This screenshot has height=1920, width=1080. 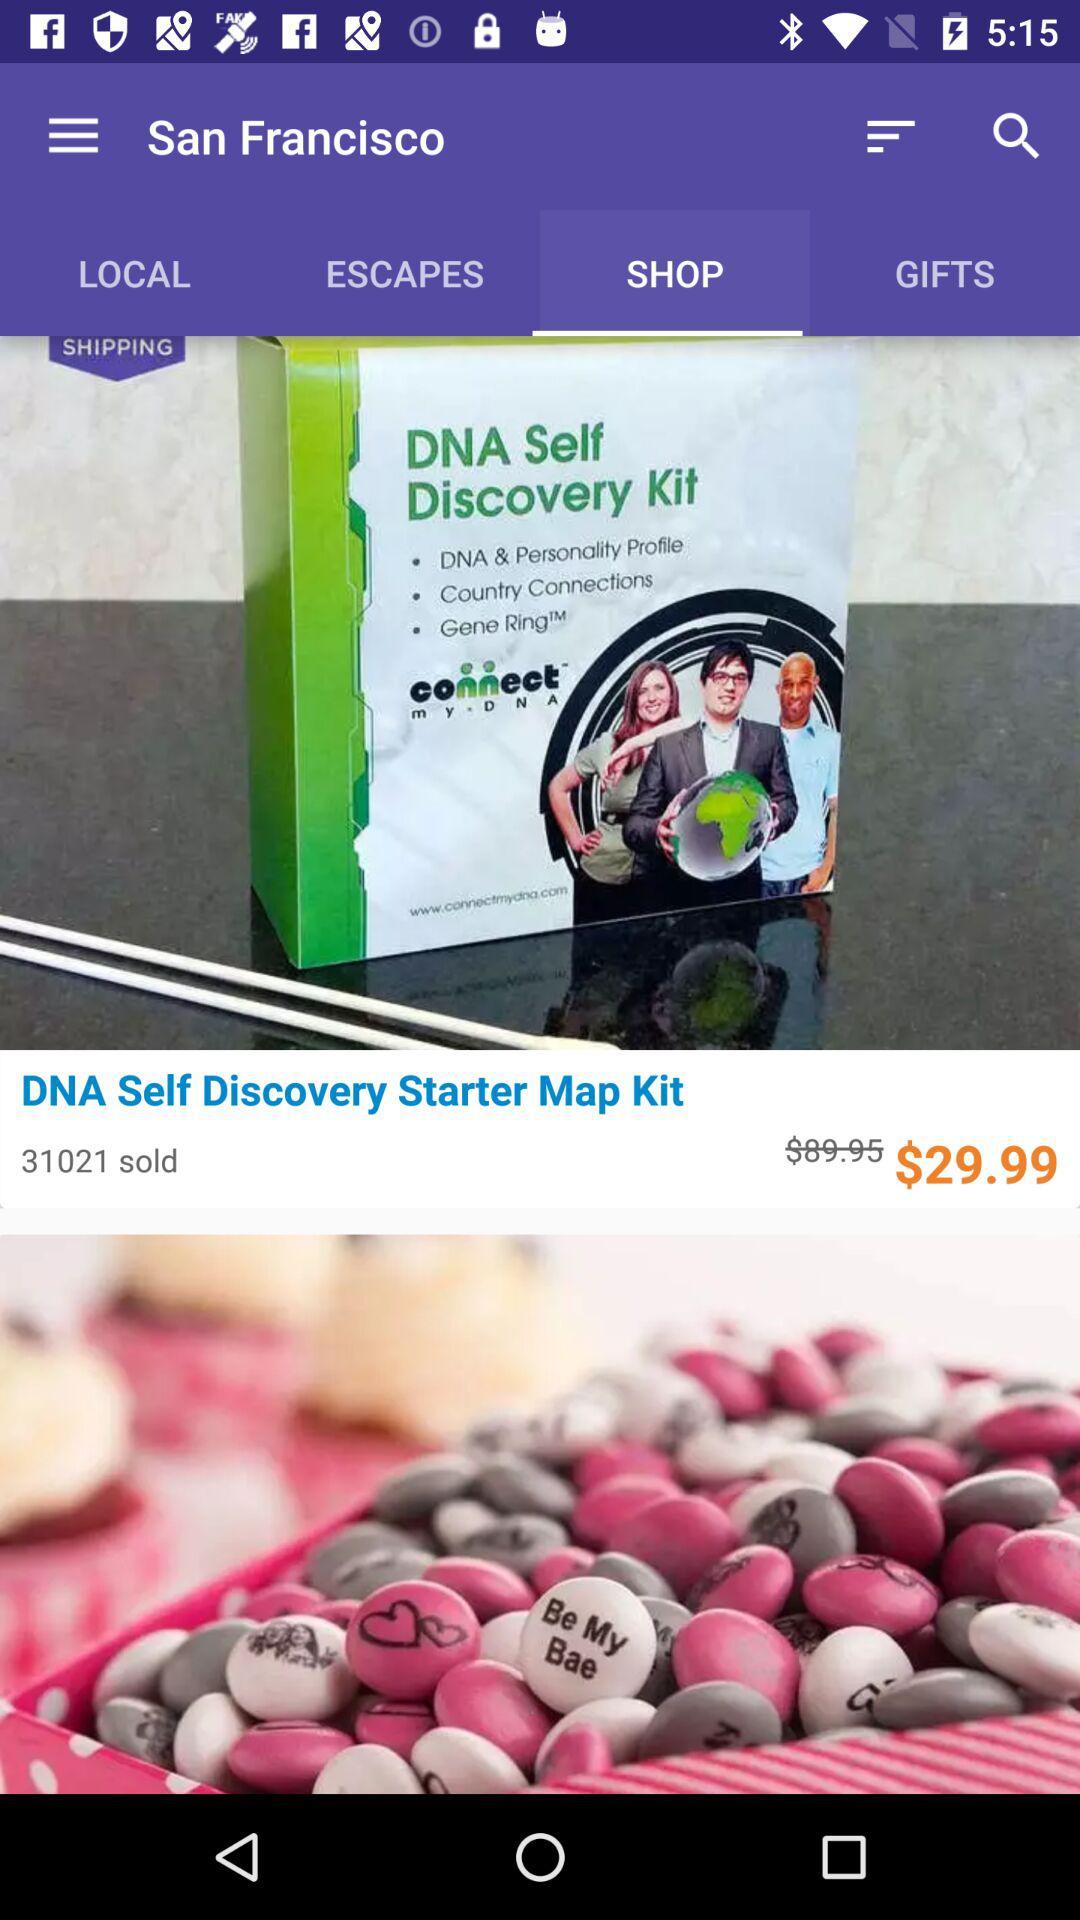 I want to click on the item next to the san francisco item, so click(x=890, y=135).